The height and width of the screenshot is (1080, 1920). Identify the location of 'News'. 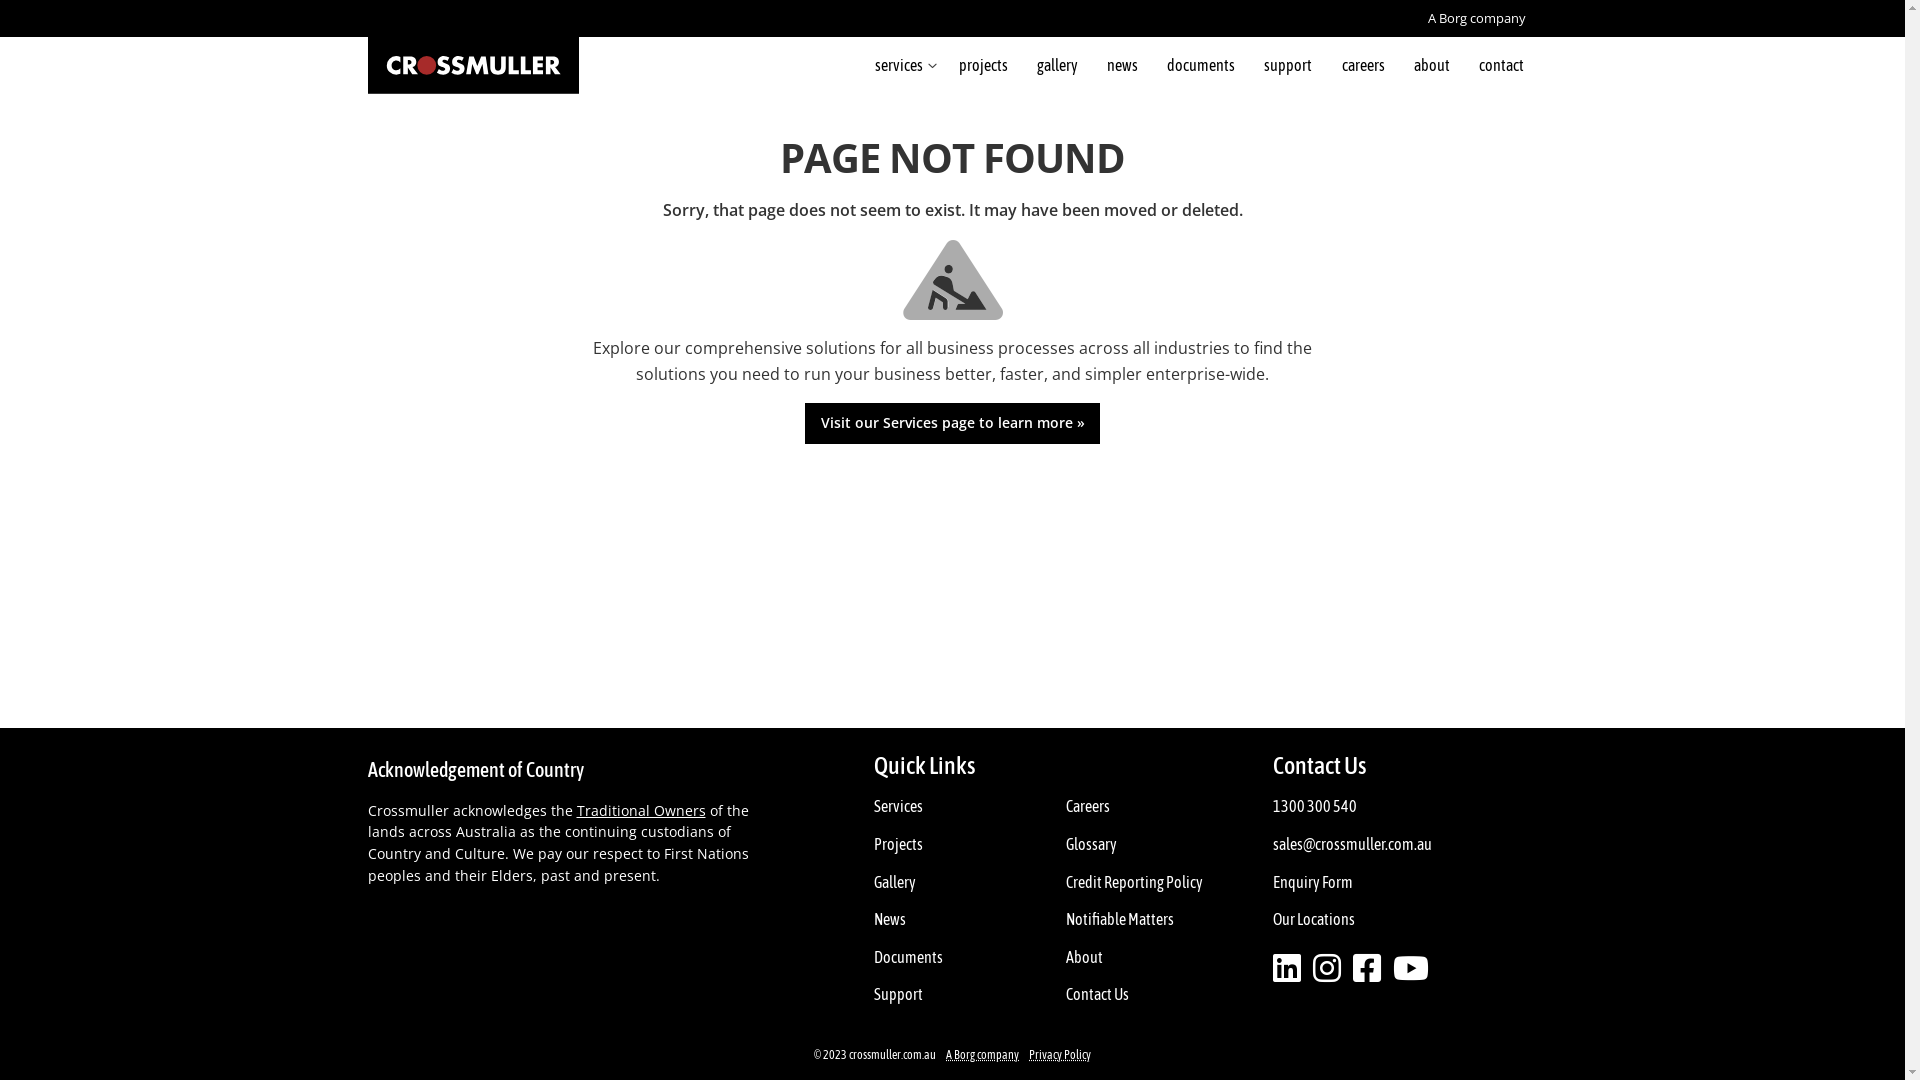
(868, 920).